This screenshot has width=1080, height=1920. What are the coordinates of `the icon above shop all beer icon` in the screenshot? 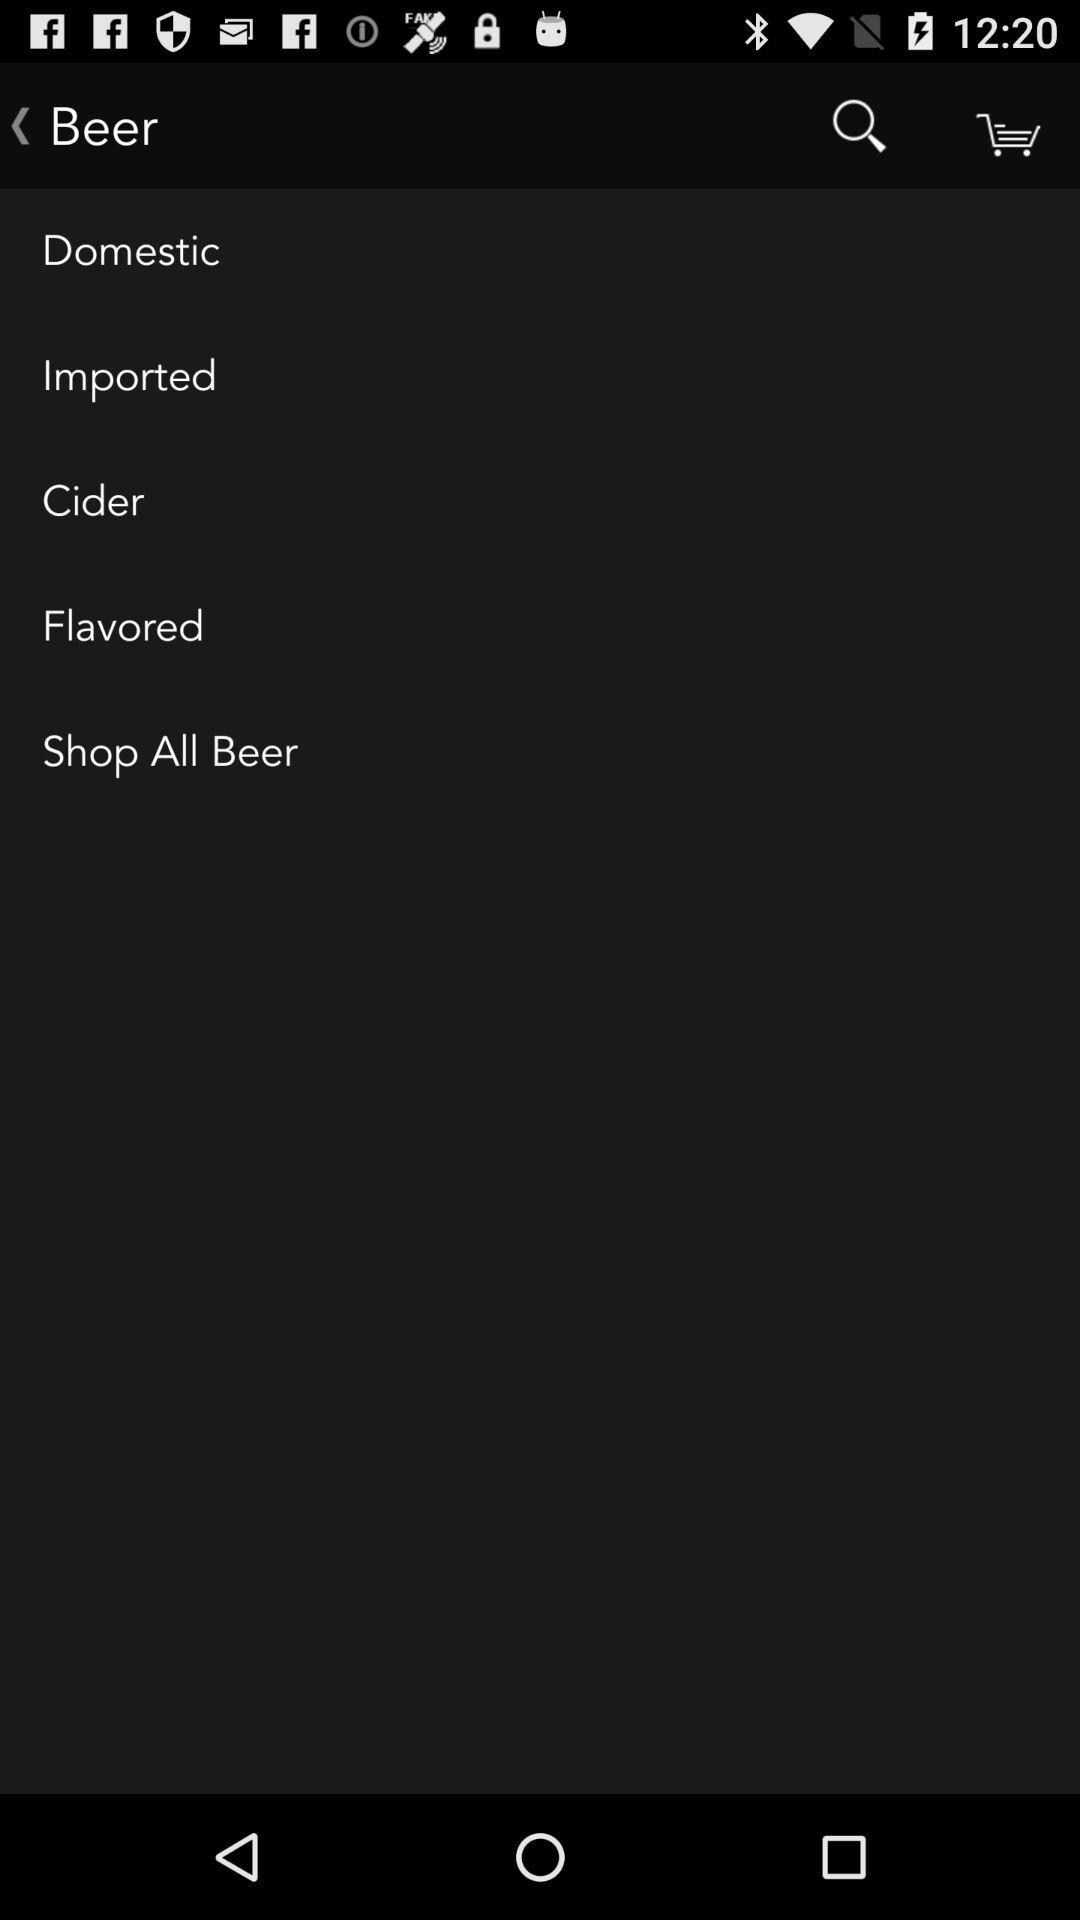 It's located at (540, 626).